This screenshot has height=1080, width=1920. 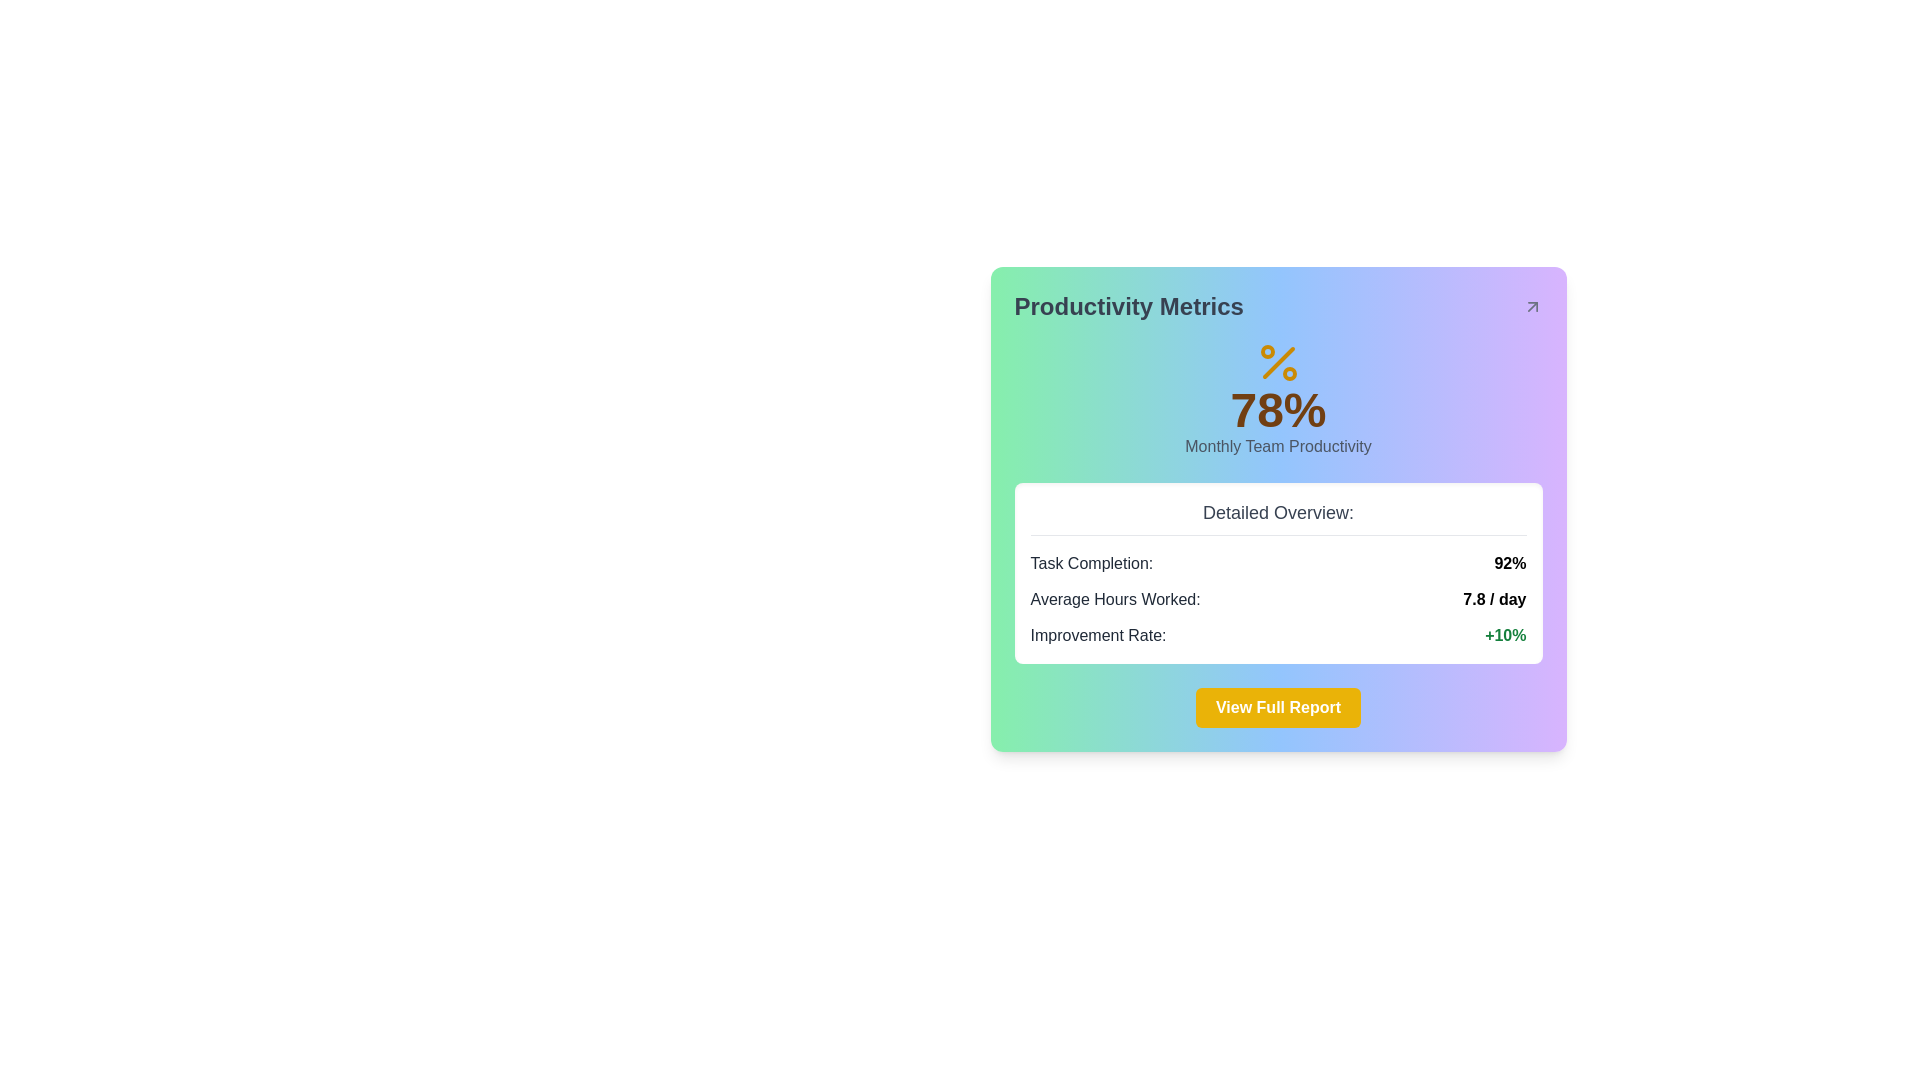 I want to click on the yellow button labeled 'View Full Report' located at the bottom of the 'Productivity Metrics' card, so click(x=1277, y=707).